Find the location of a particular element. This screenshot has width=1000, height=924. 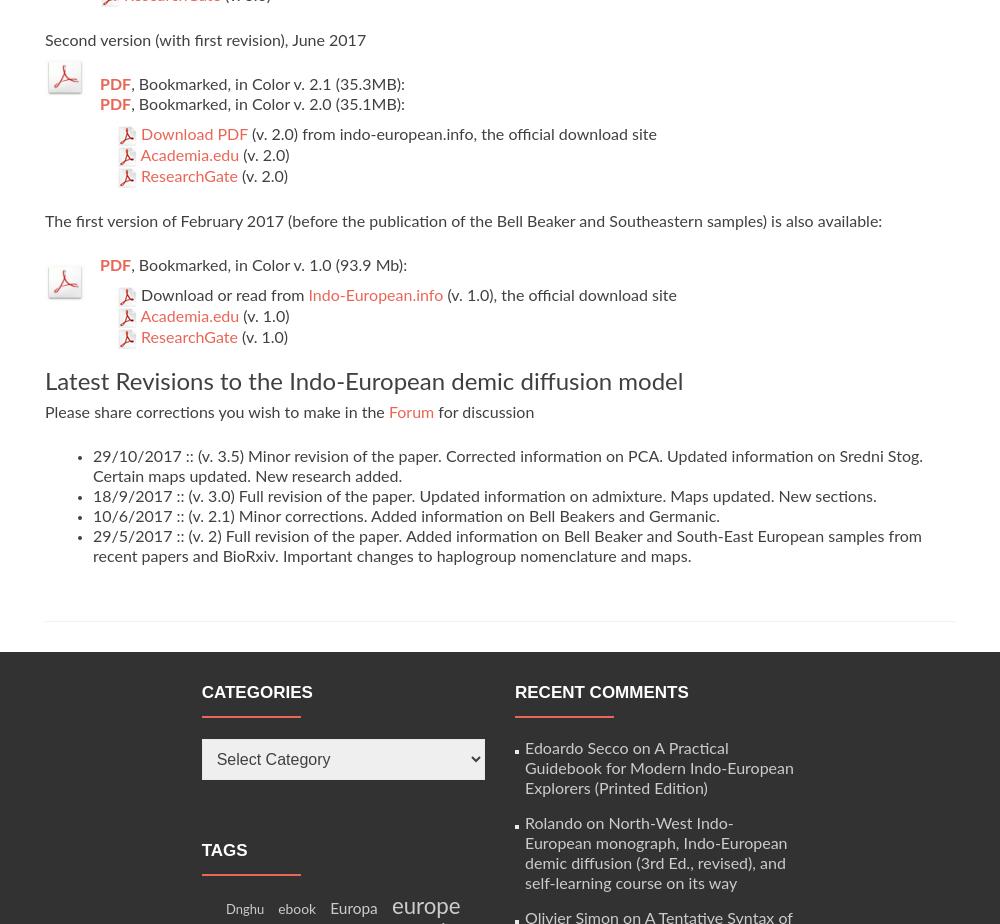

'Rolando' is located at coordinates (553, 823).